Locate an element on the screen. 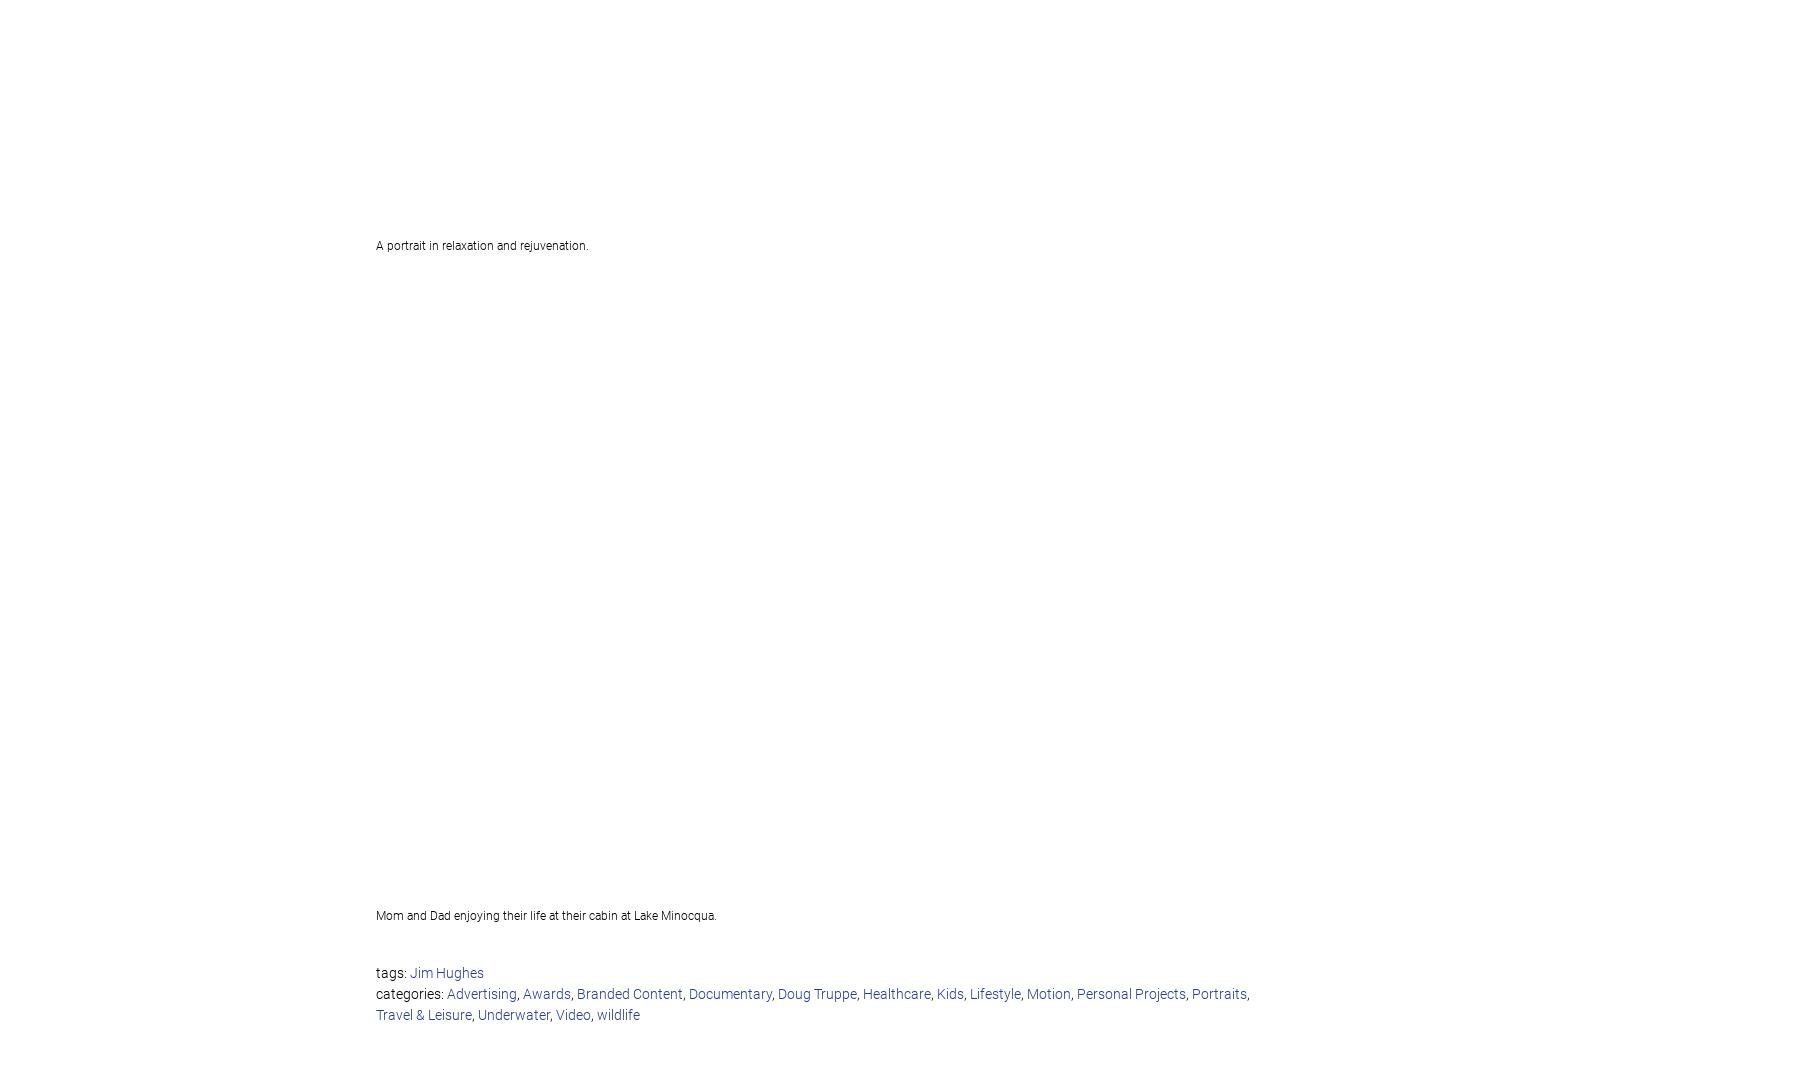 The height and width of the screenshot is (1076, 1805). 'Doug Truppe' is located at coordinates (817, 993).